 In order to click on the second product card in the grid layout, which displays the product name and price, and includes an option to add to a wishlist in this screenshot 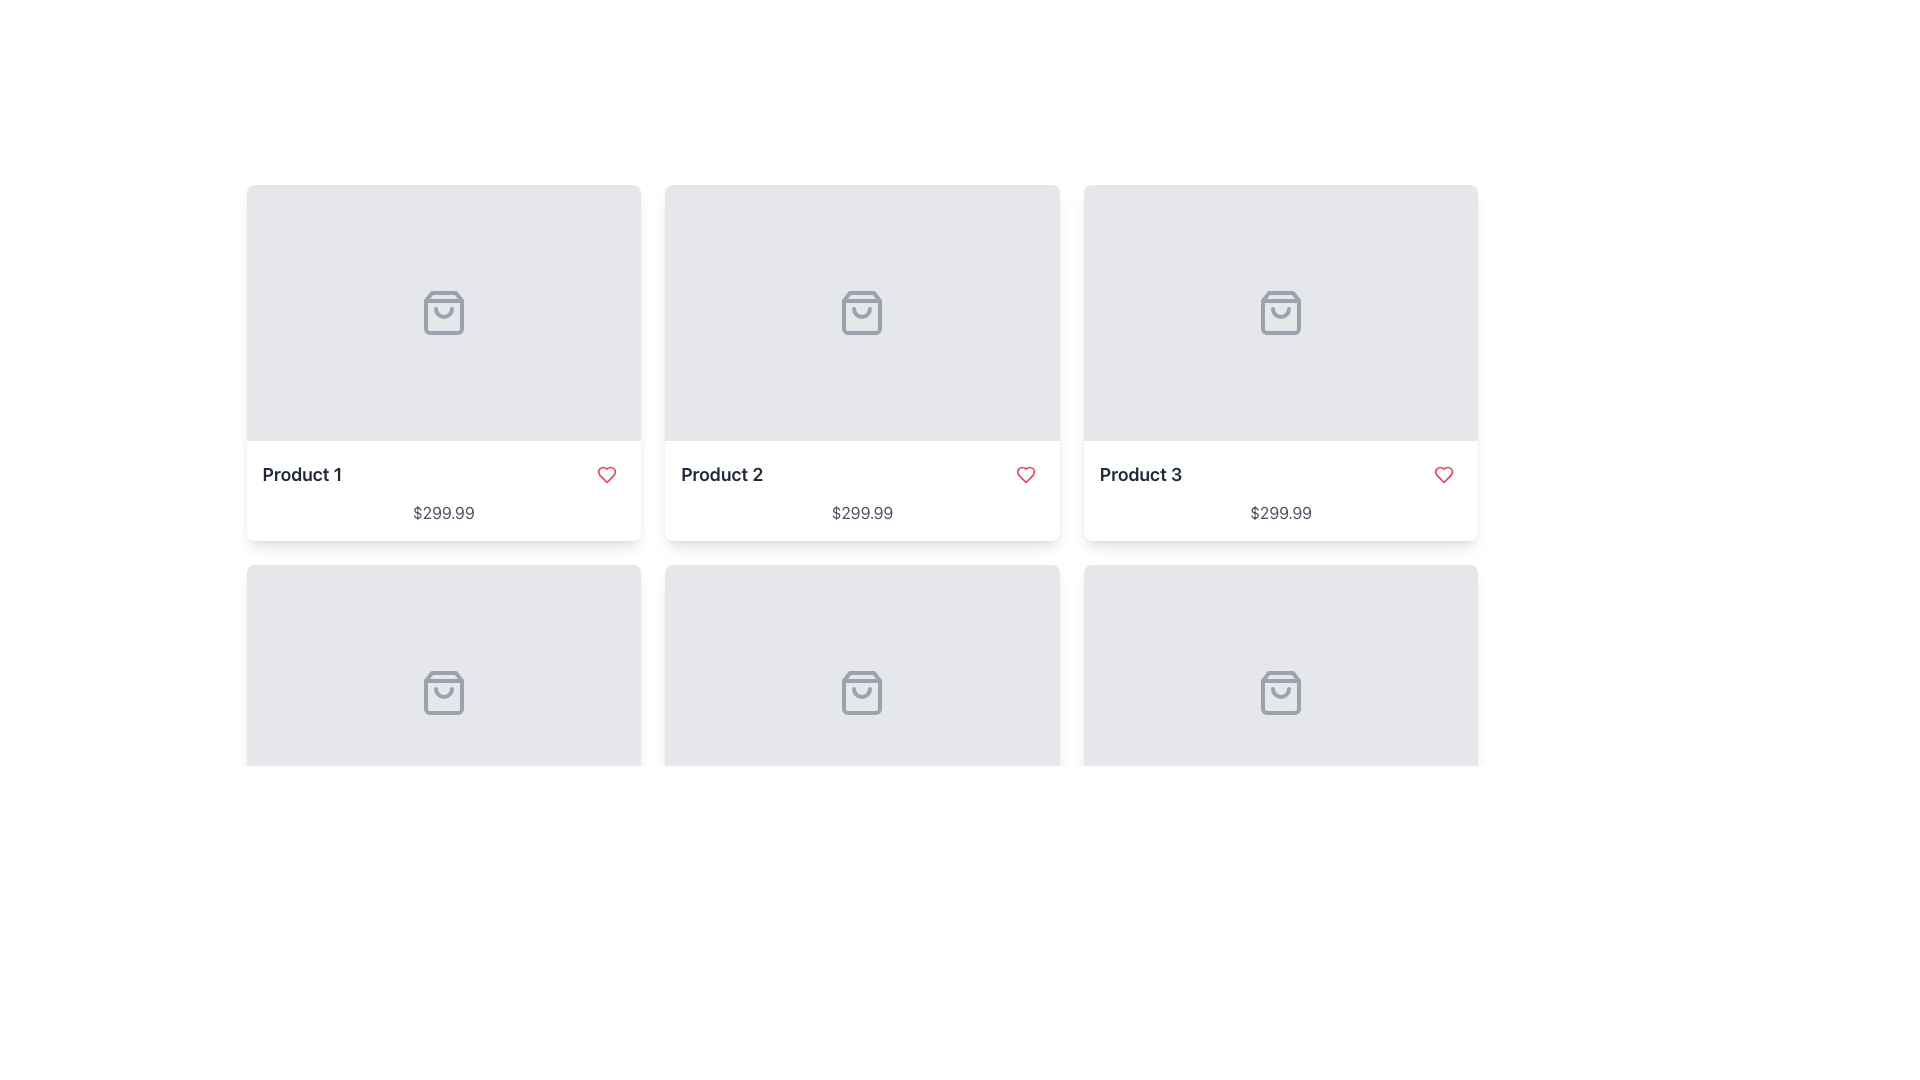, I will do `click(862, 362)`.